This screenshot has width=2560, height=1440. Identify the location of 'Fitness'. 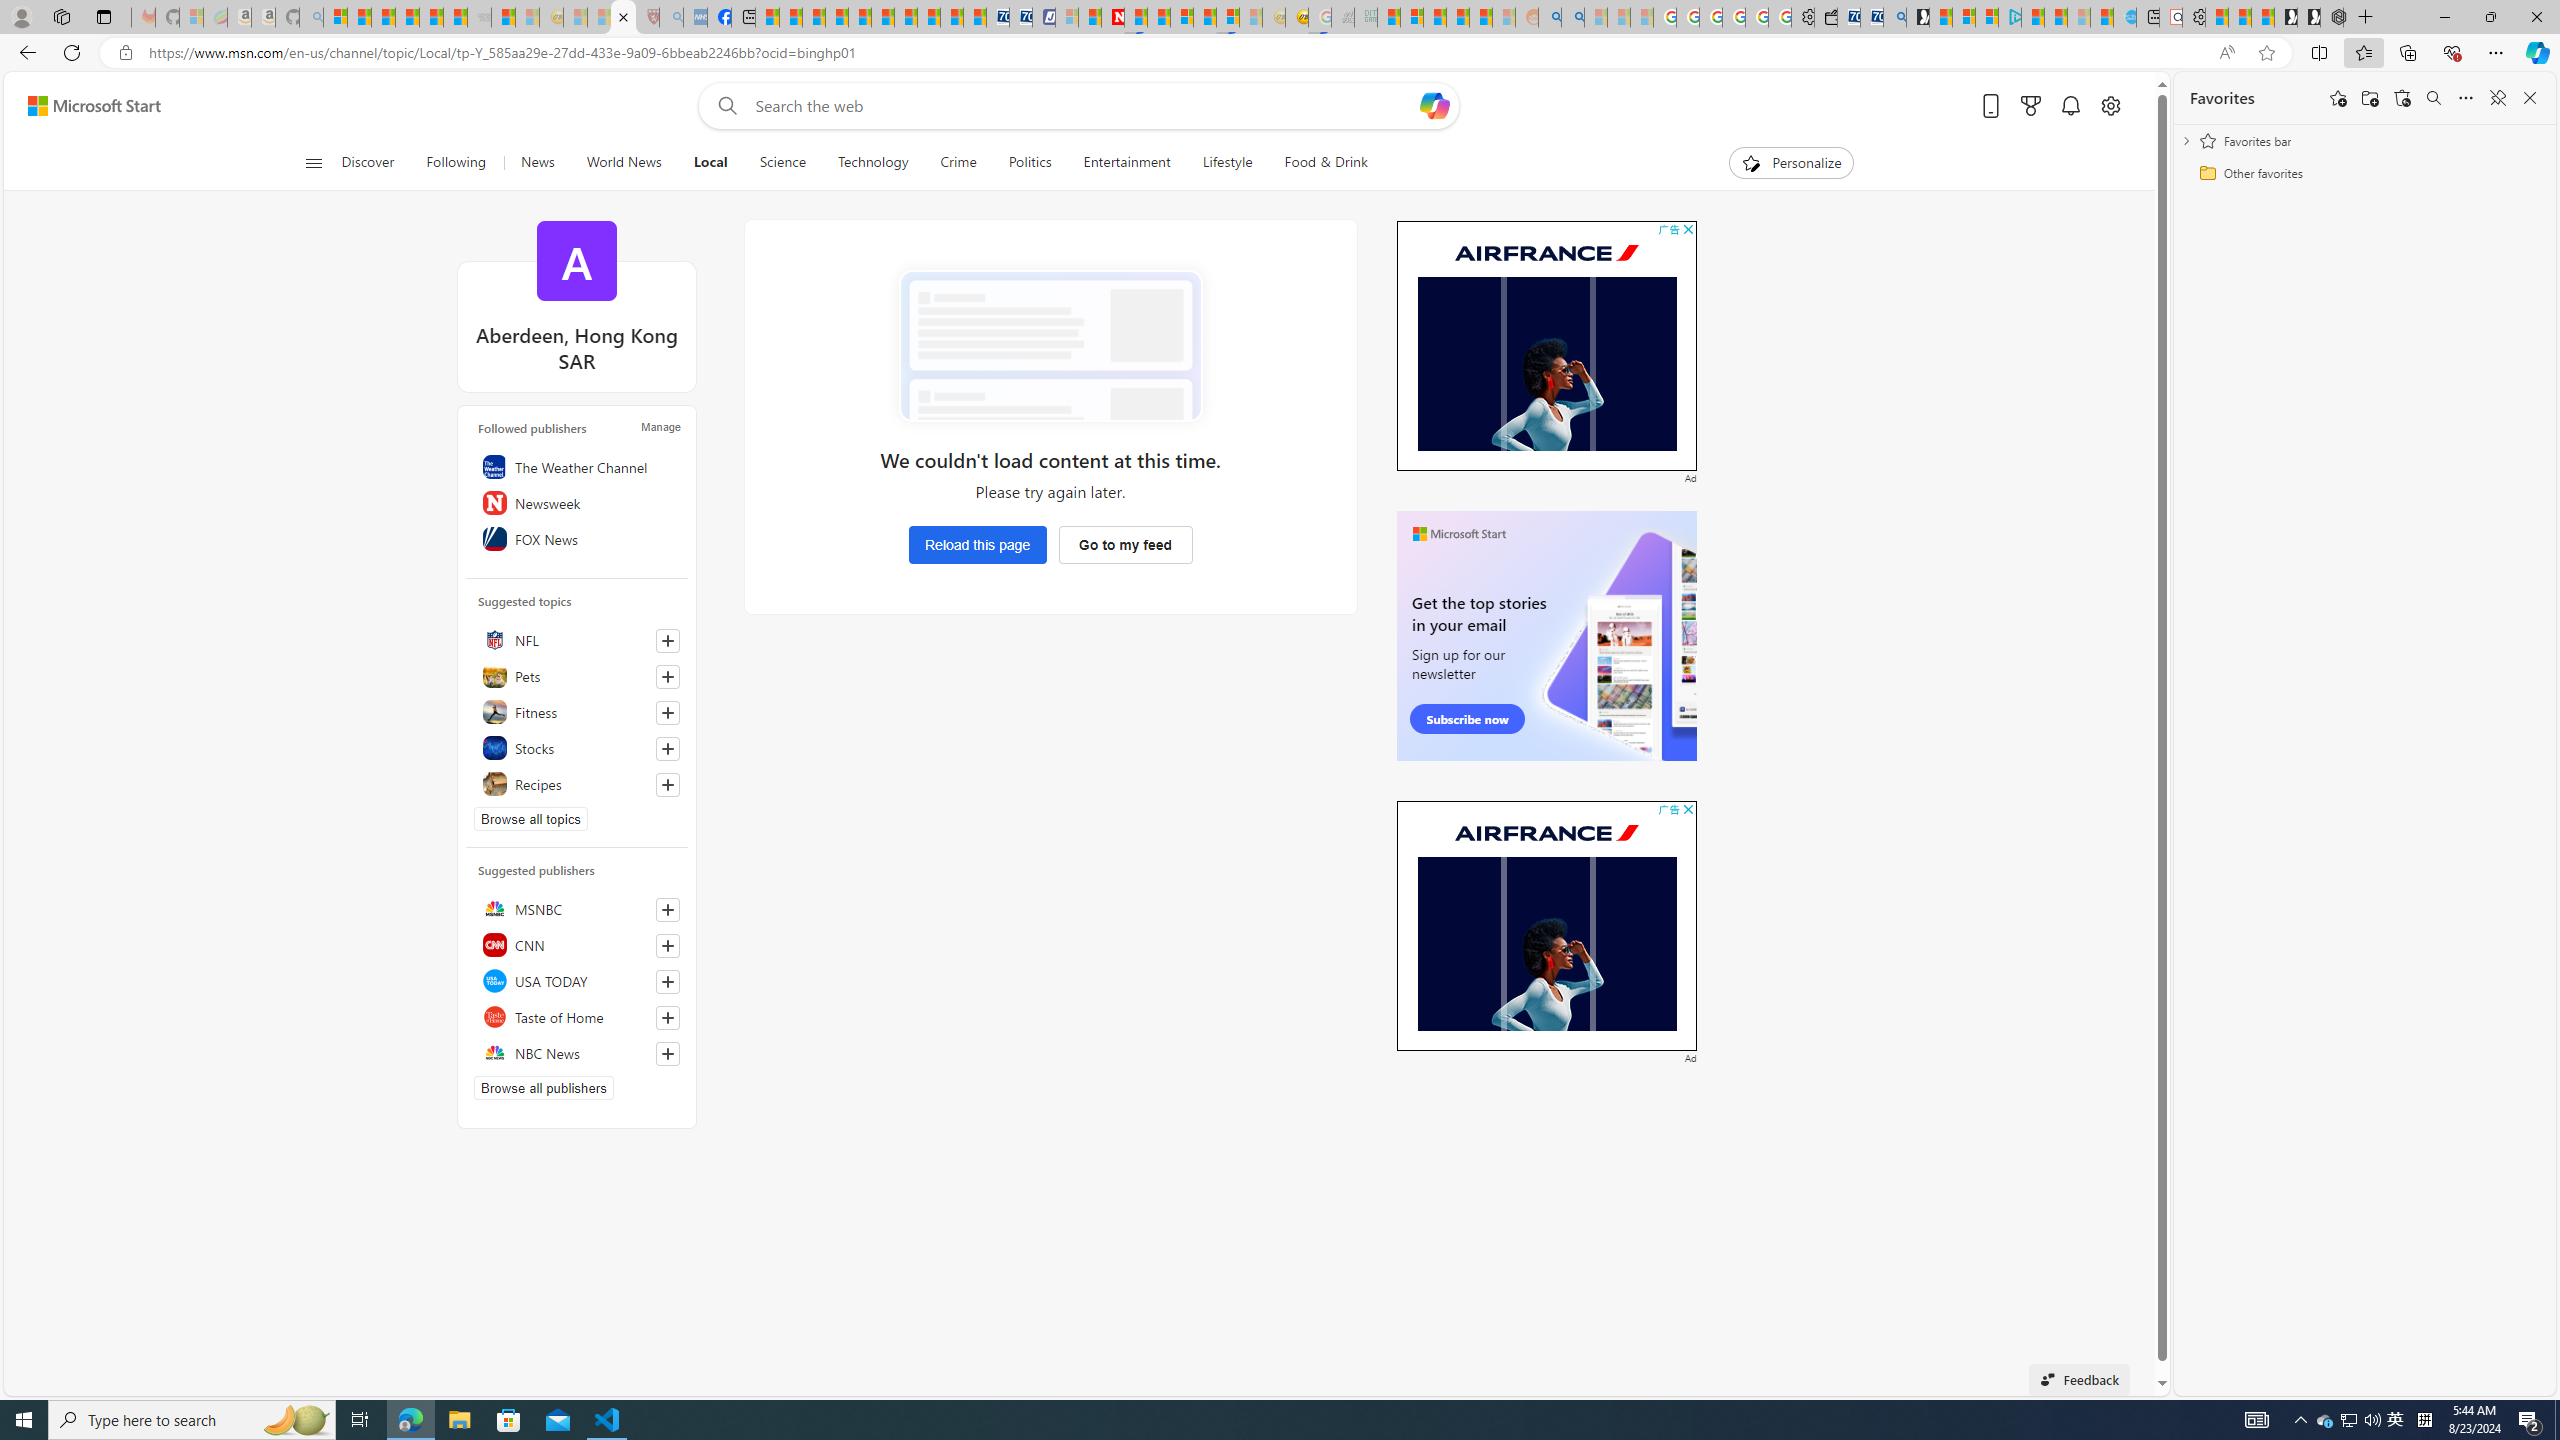
(575, 712).